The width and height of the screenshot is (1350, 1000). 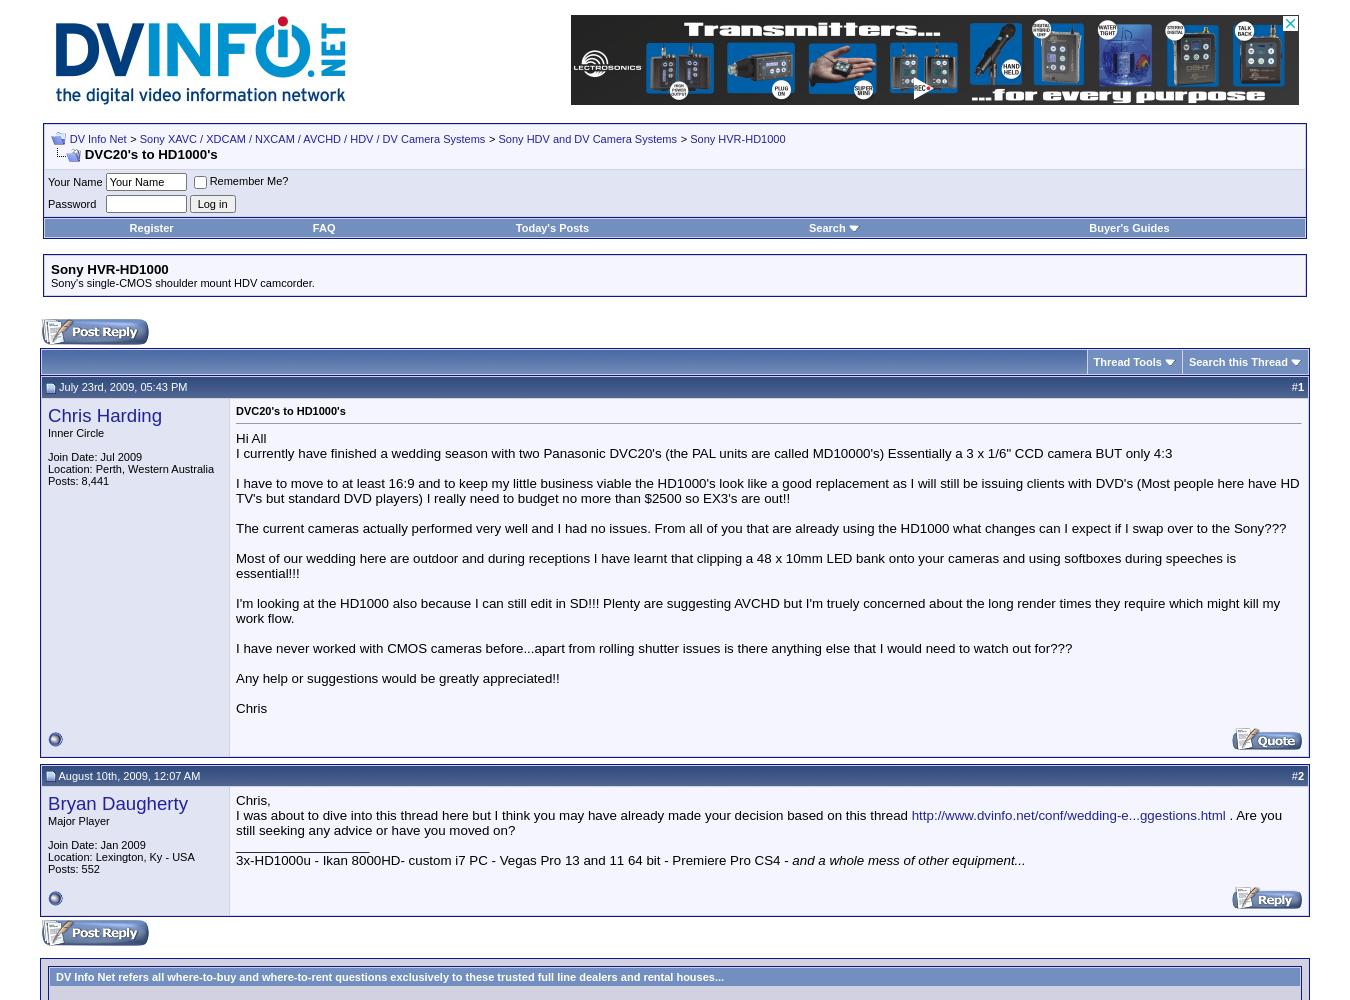 What do you see at coordinates (757, 609) in the screenshot?
I see `'I'm looking at the HD1000 also because I can still edit in SD!!! Plenty are suggesting AVCHD but I'm truely concerned about the long render times they require which might kill my work flow.'` at bounding box center [757, 609].